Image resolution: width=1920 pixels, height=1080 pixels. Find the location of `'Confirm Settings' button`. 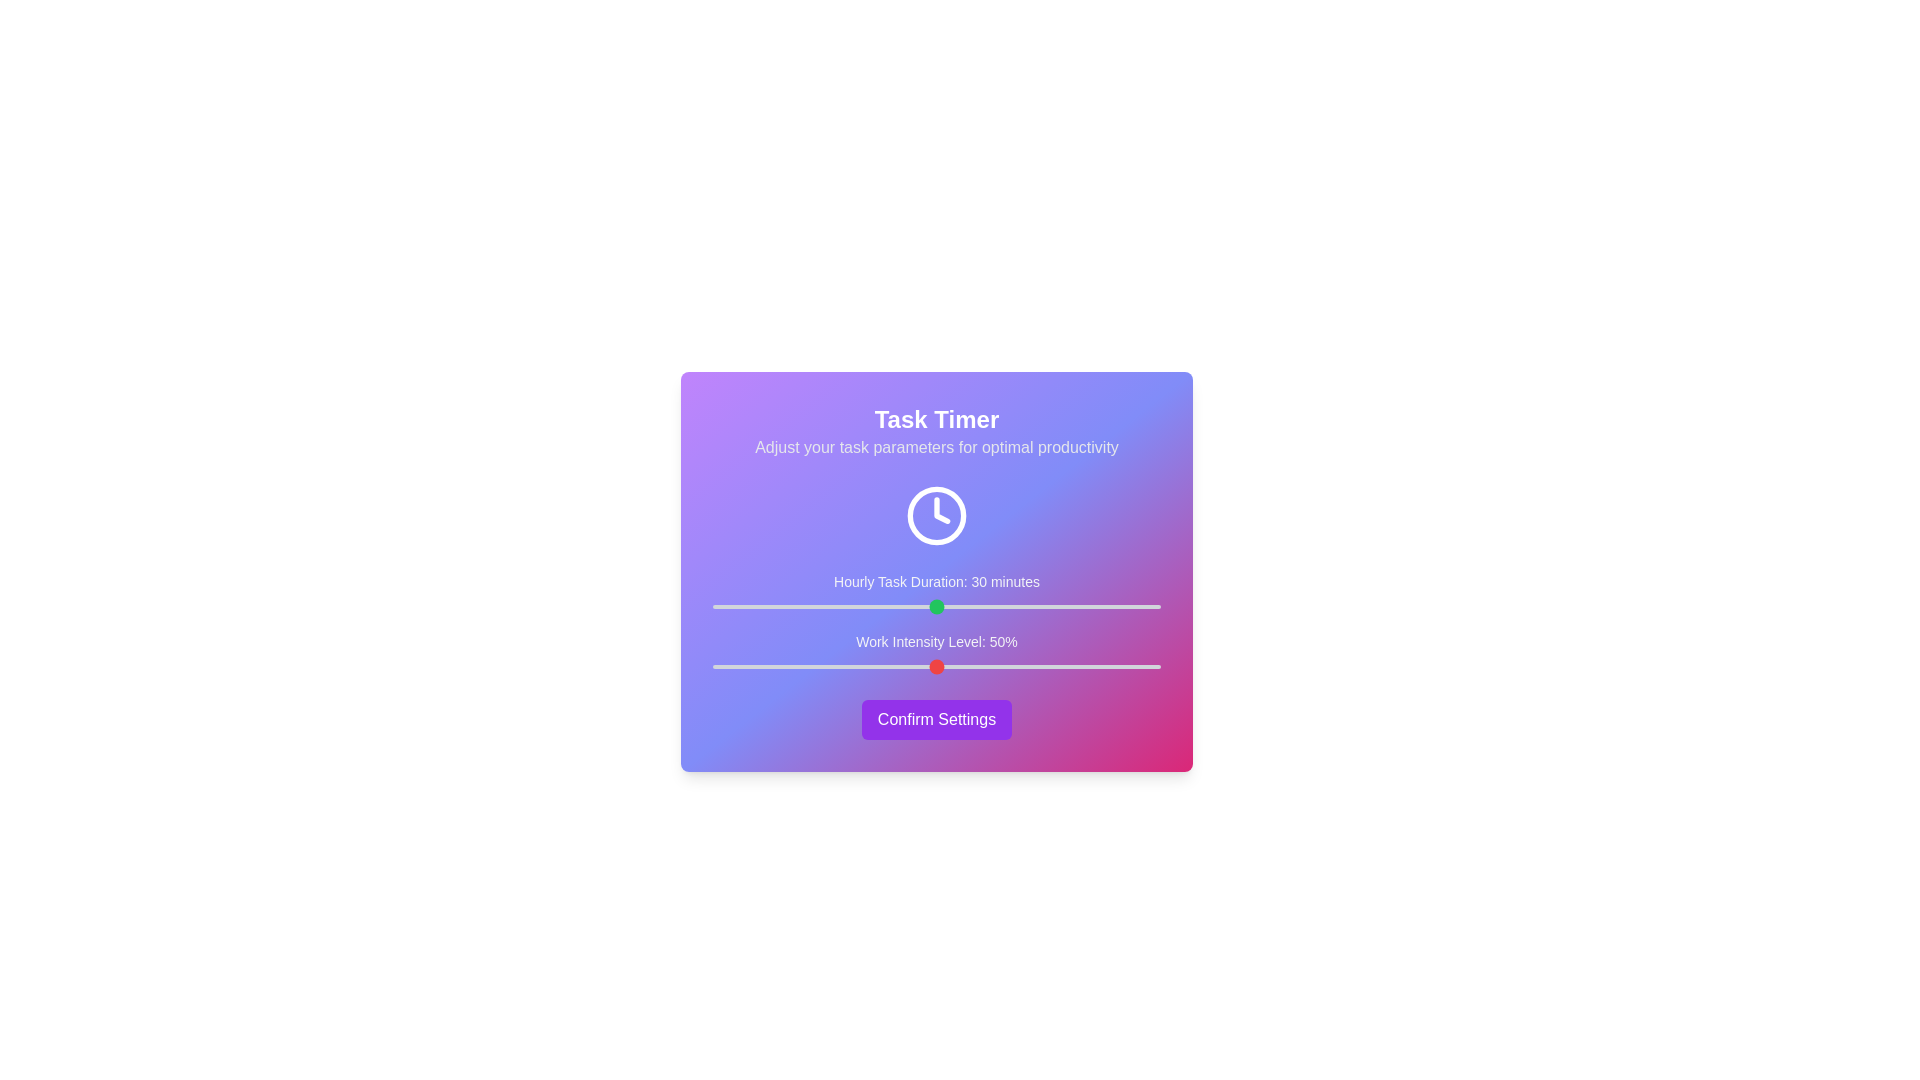

'Confirm Settings' button is located at coordinates (935, 720).